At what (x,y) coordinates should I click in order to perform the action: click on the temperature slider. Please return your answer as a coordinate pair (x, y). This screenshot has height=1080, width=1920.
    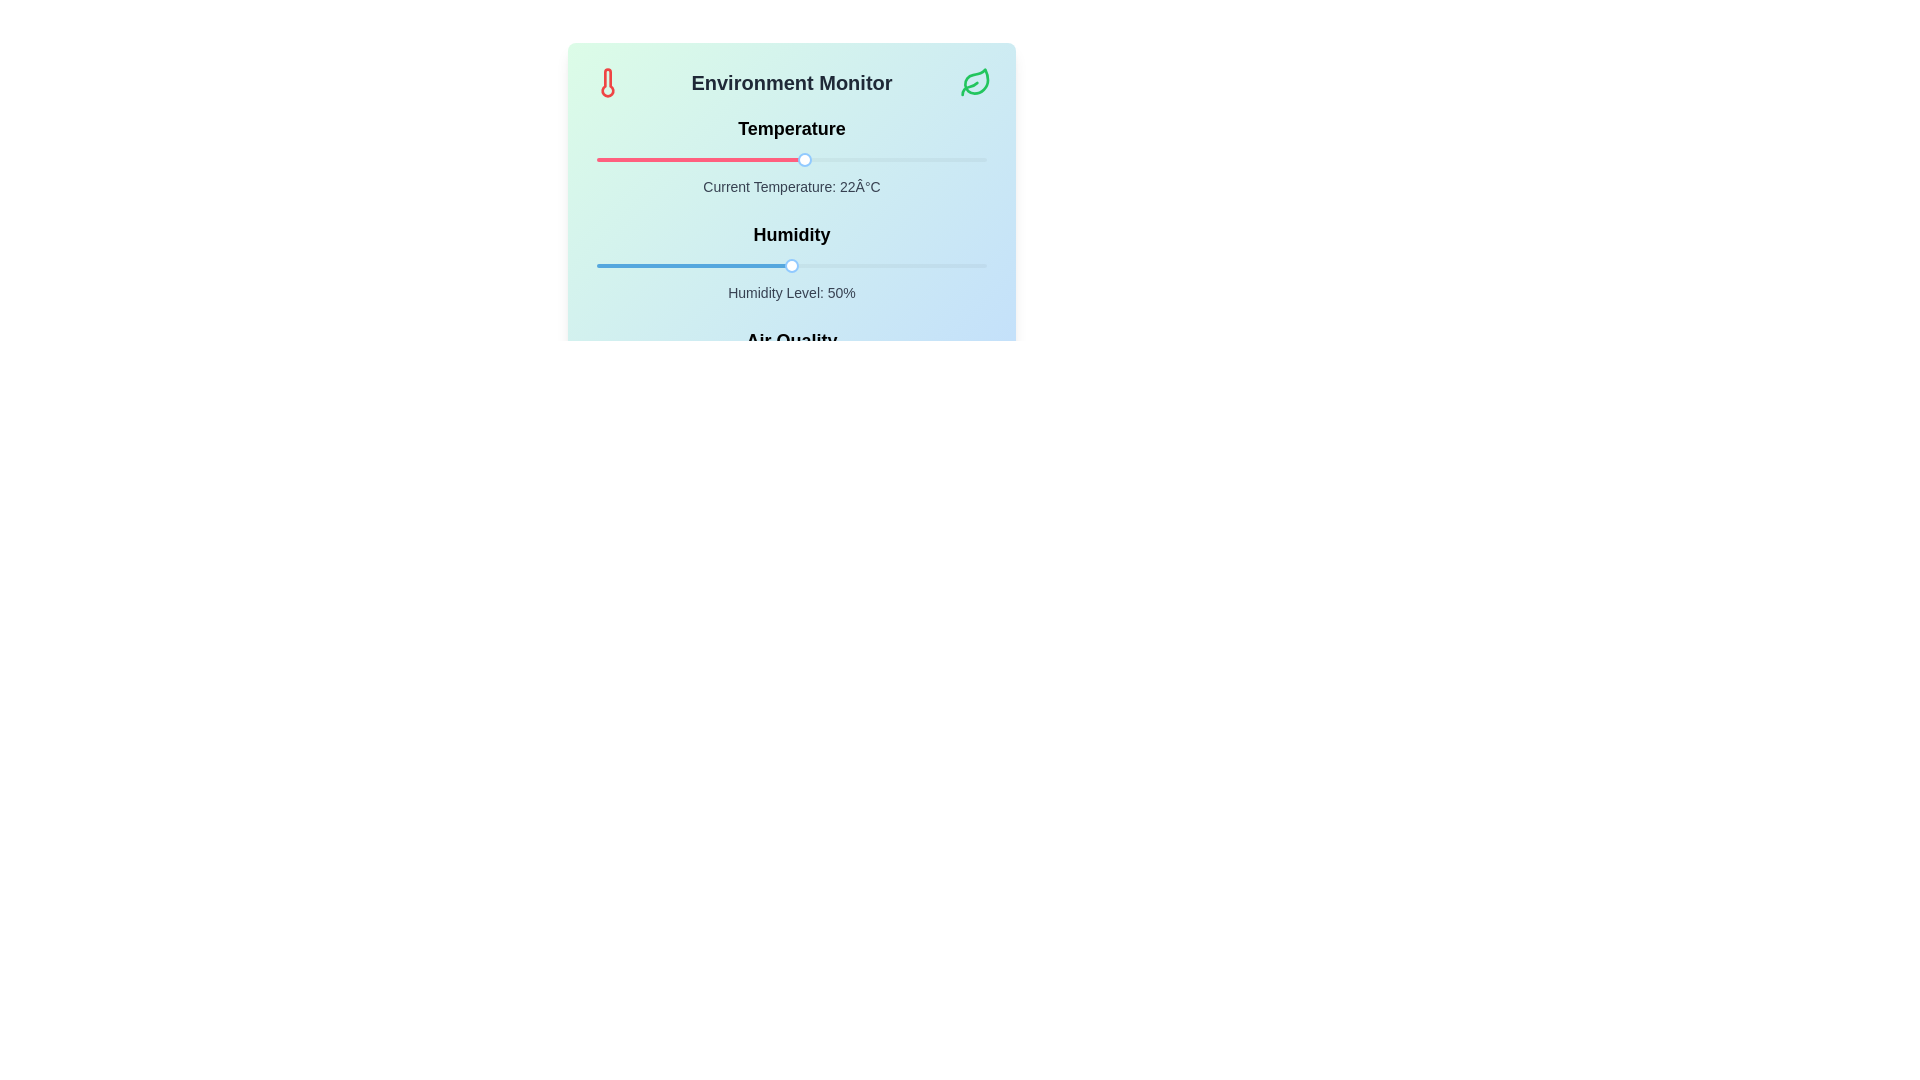
    Looking at the image, I should click on (806, 158).